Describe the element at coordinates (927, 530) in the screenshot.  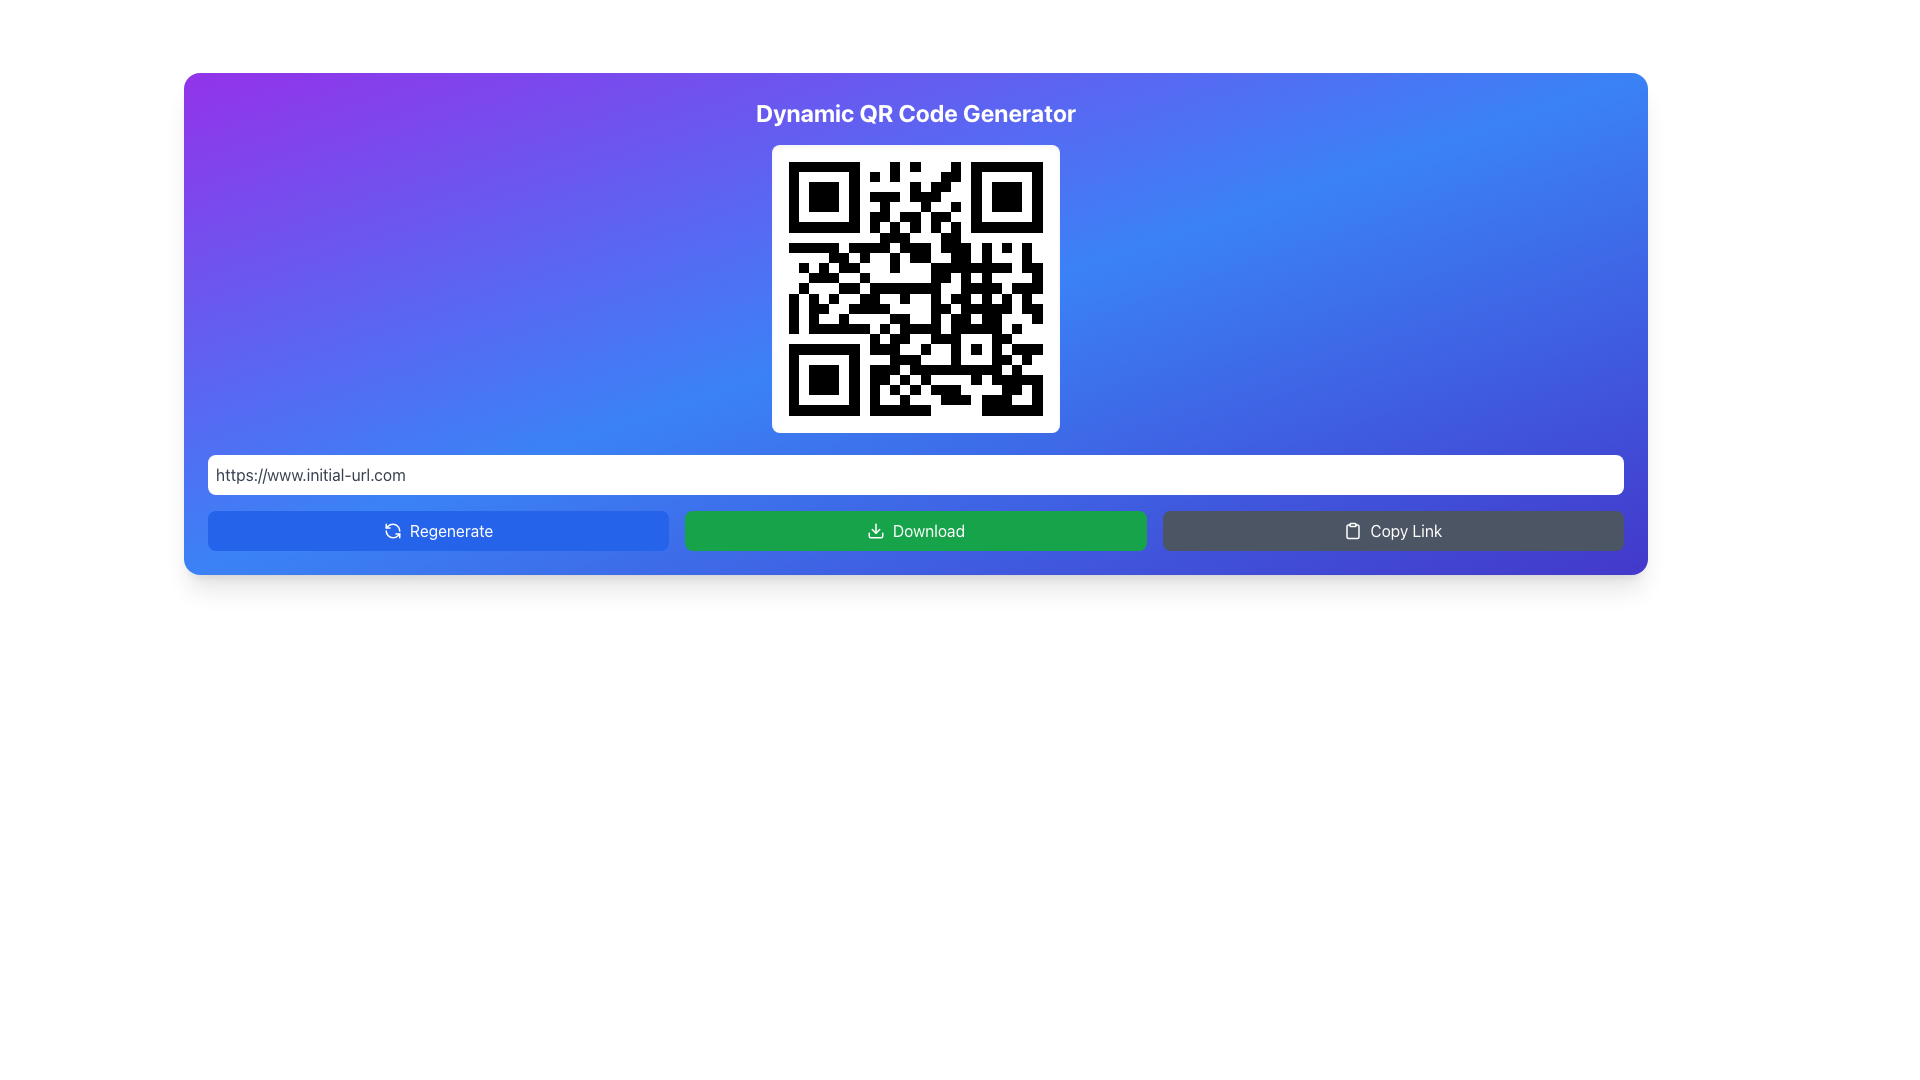
I see `the 'Download' text label which is styled in white font on a green rectangular button, located at the center of the button area` at that location.